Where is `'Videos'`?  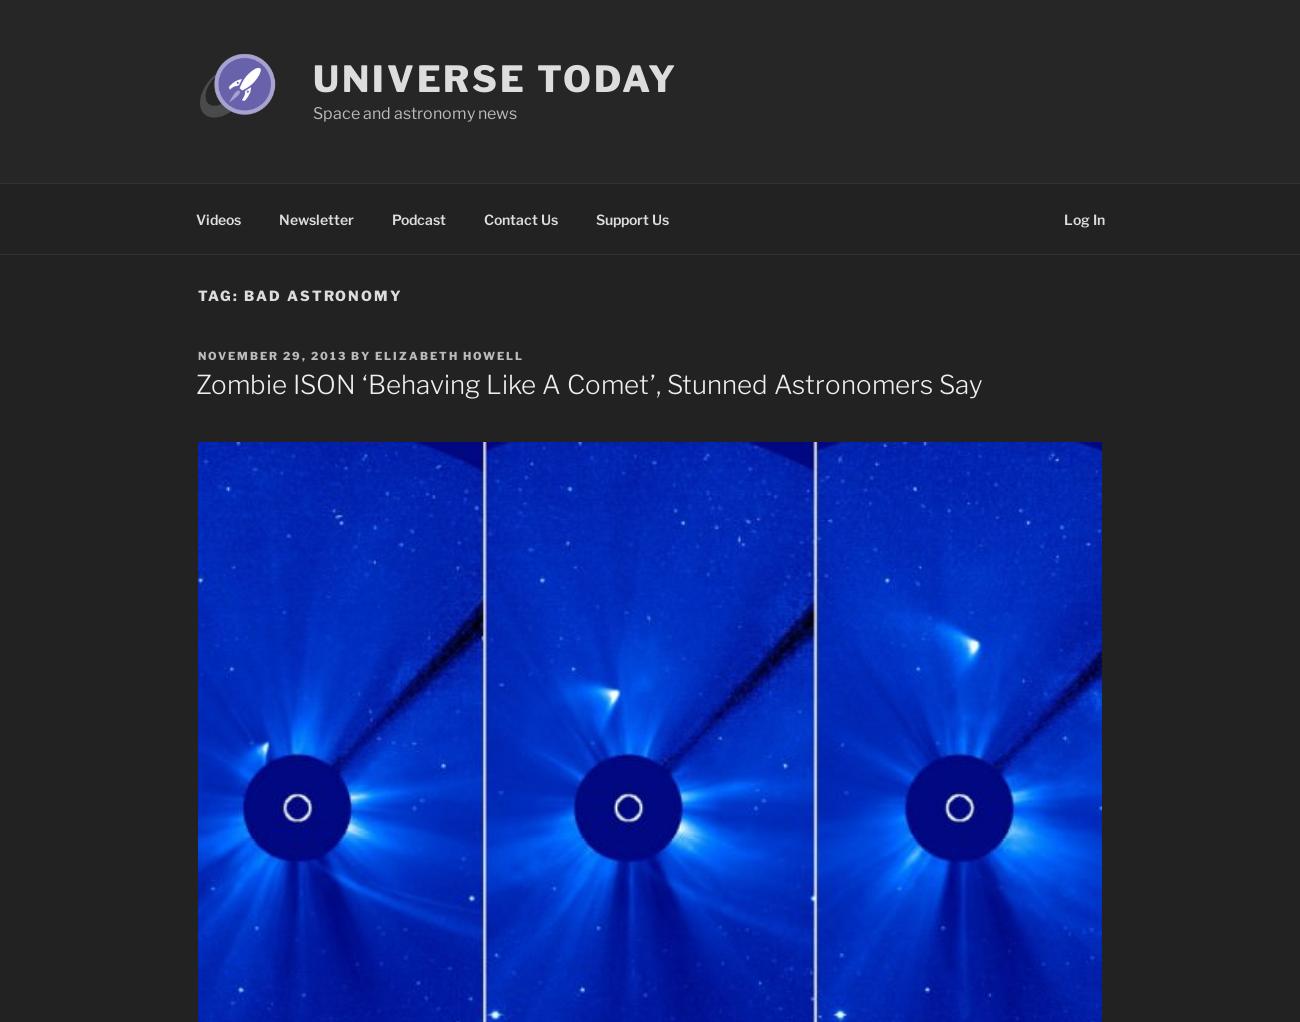 'Videos' is located at coordinates (216, 218).